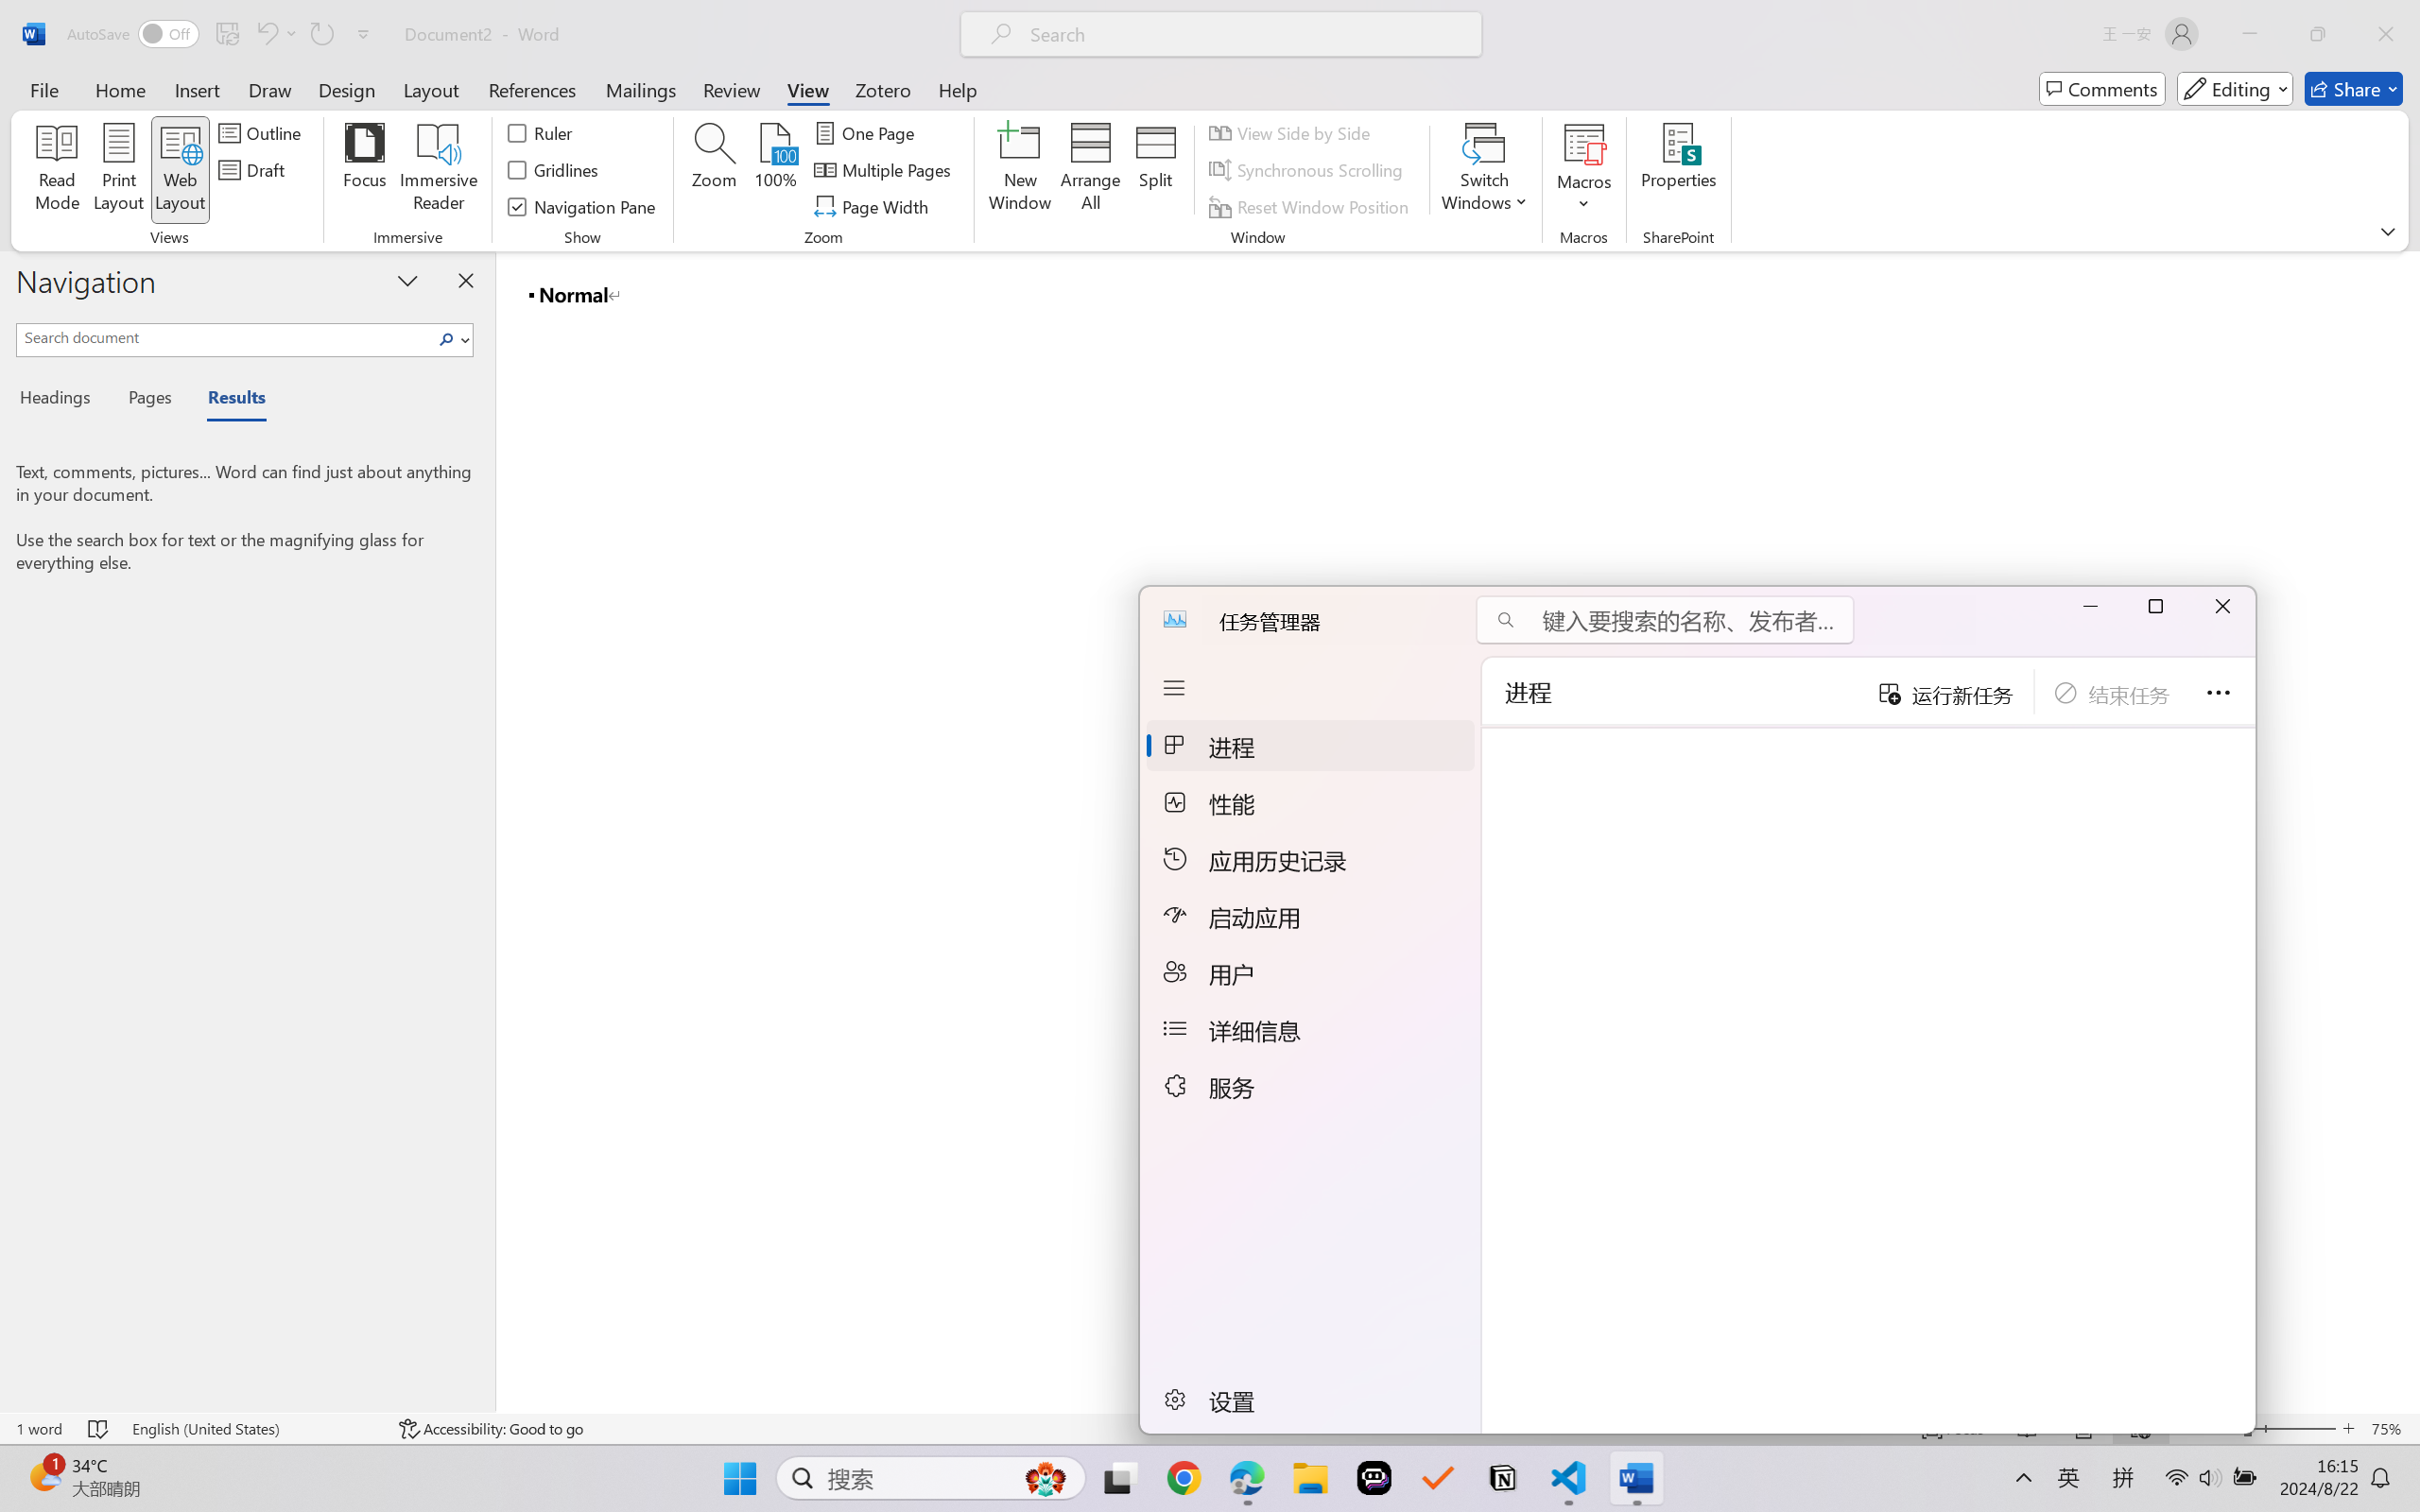  Describe the element at coordinates (1182, 1478) in the screenshot. I see `'Google Chrome'` at that location.